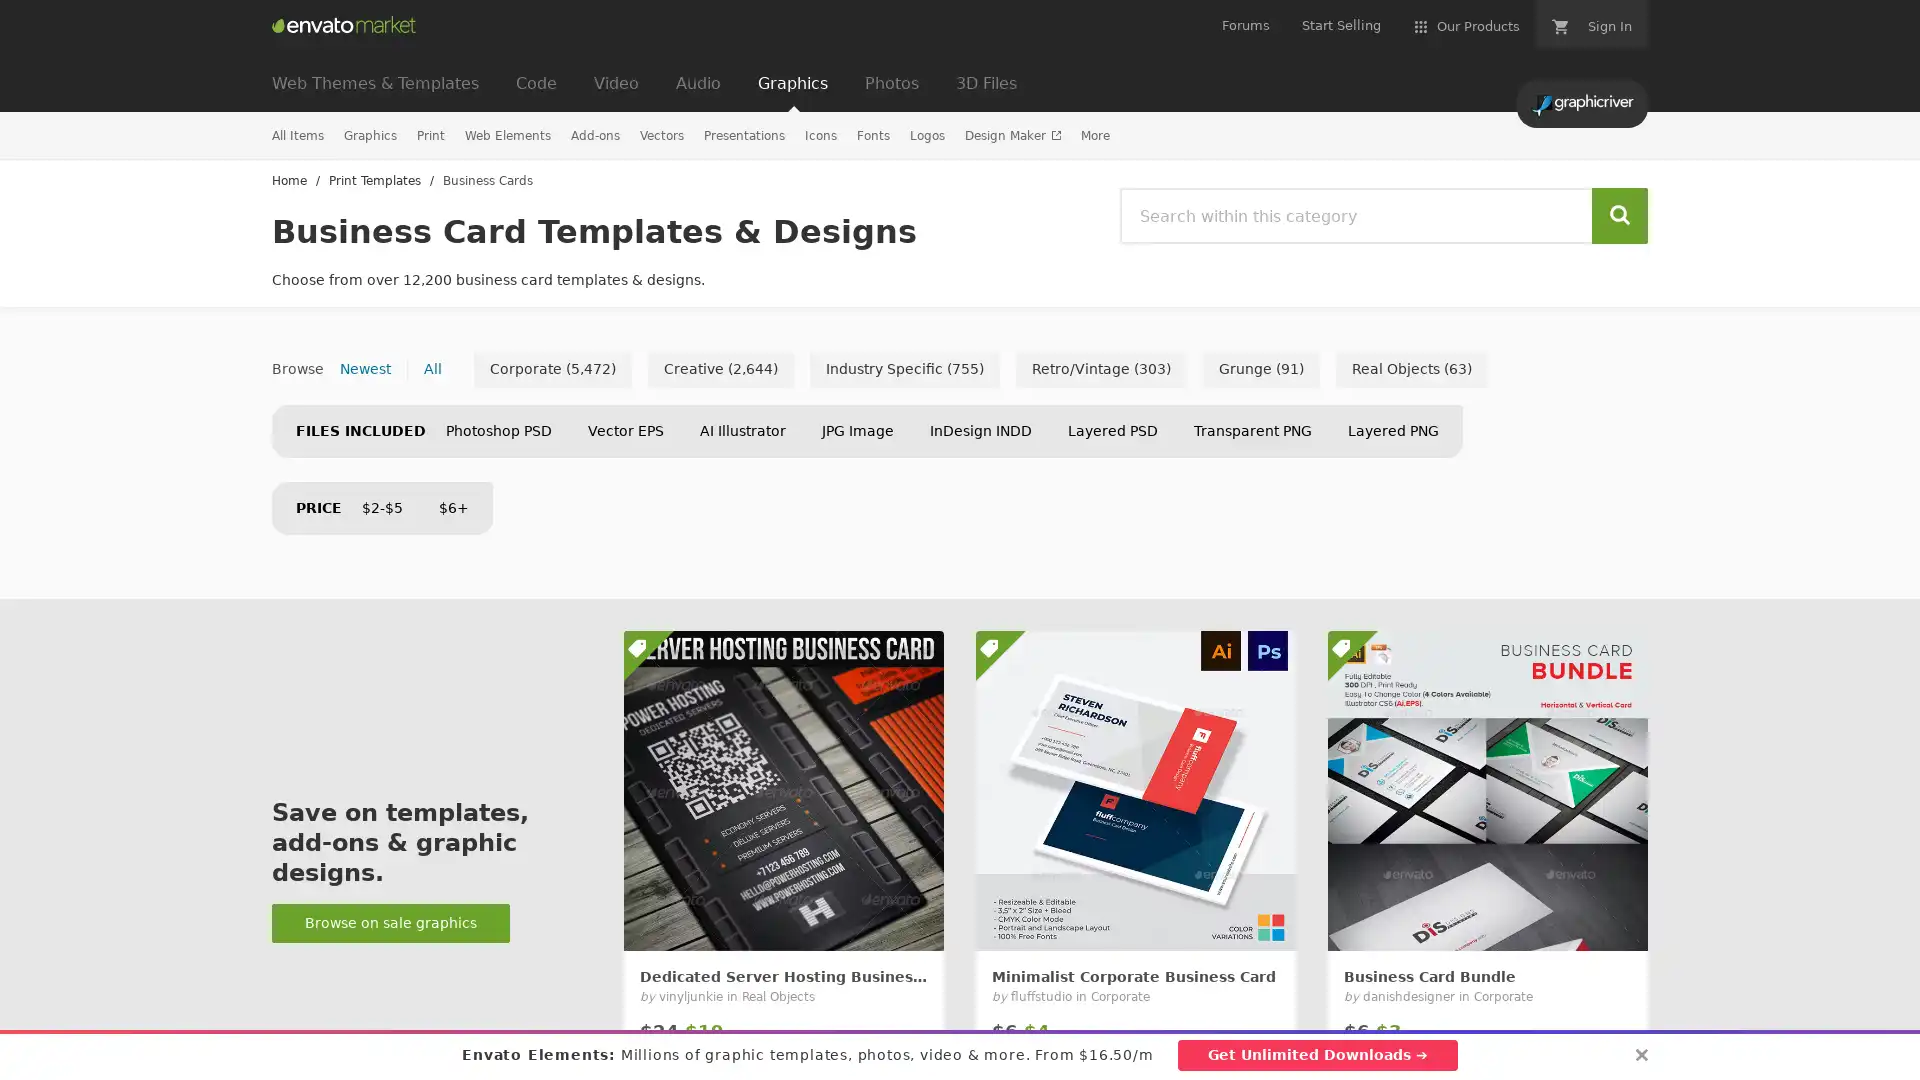  Describe the element at coordinates (1269, 922) in the screenshot. I see `Add to Favorites` at that location.